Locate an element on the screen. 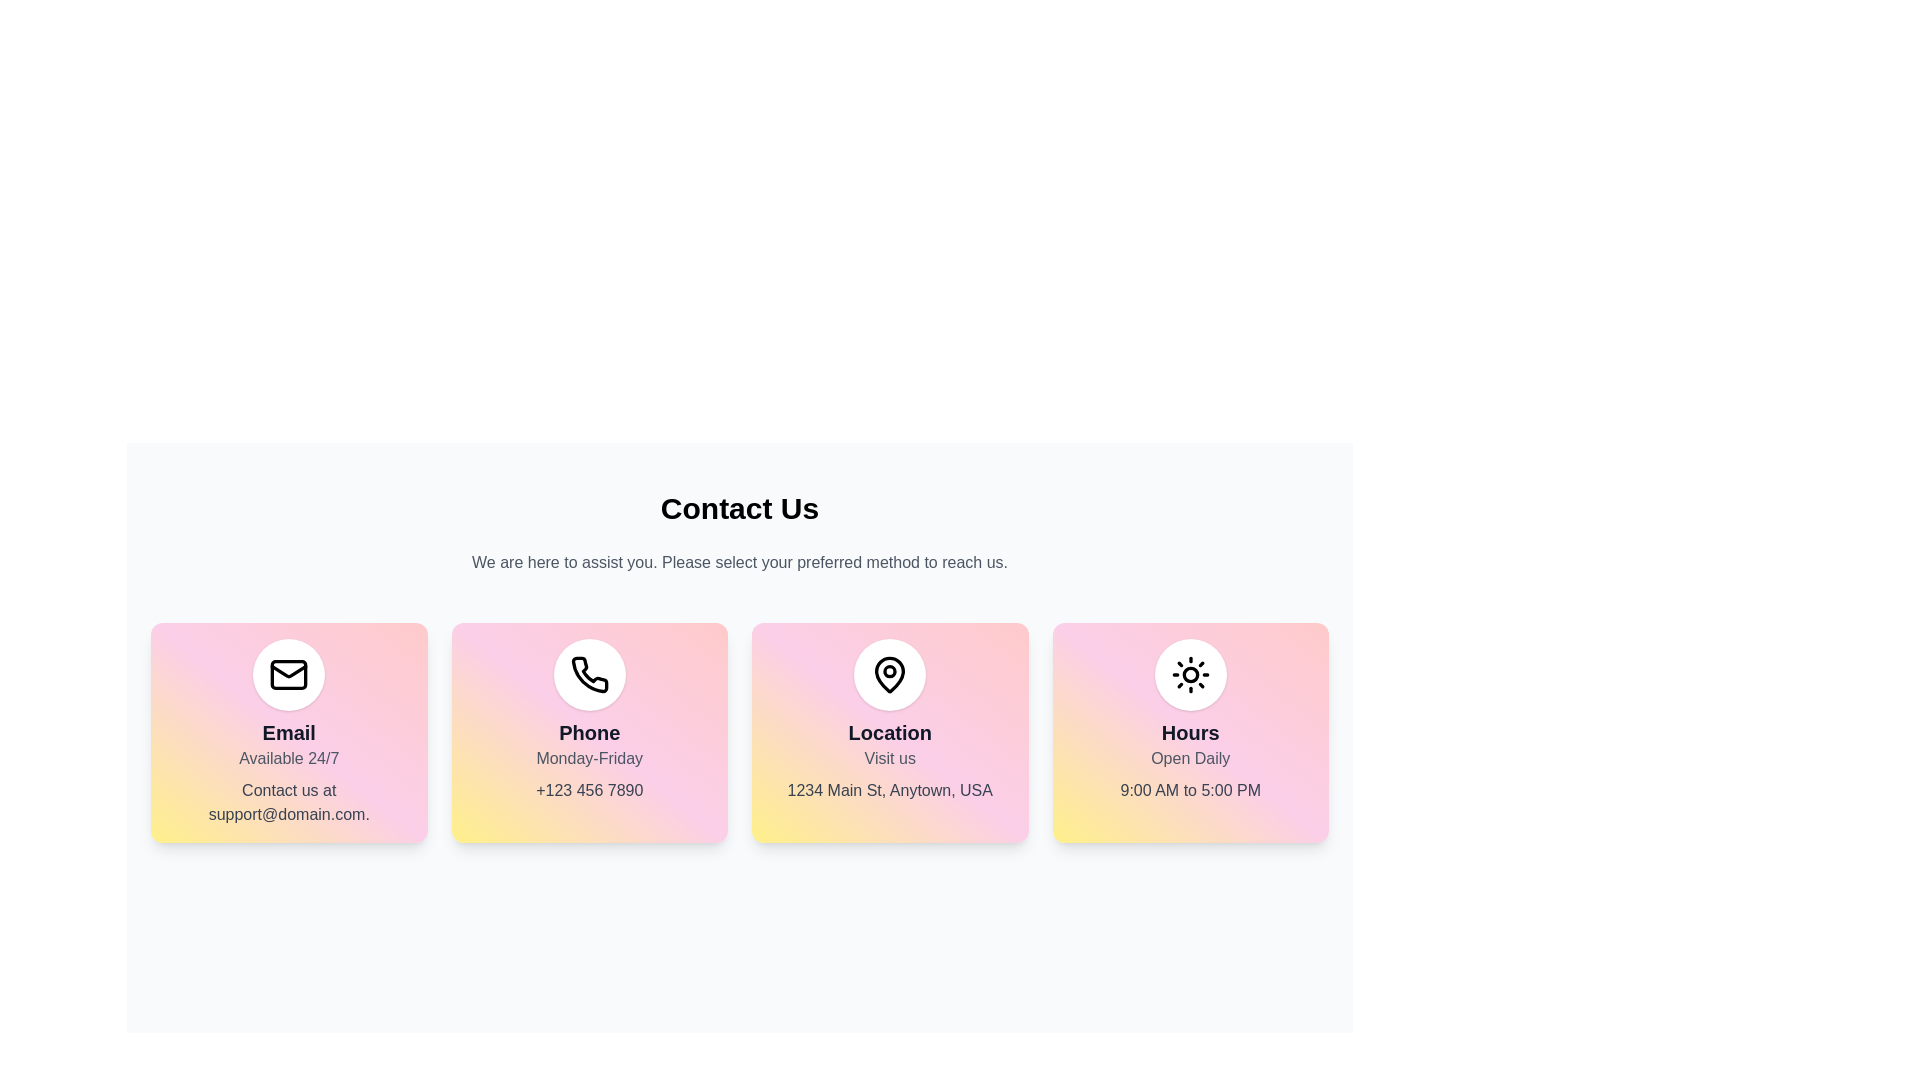 This screenshot has width=1920, height=1080. properties of the SVG Circle element located at the center of the sun icon in the last card labeled 'Hours', positioned at the top-right corner of the interface is located at coordinates (1190, 675).